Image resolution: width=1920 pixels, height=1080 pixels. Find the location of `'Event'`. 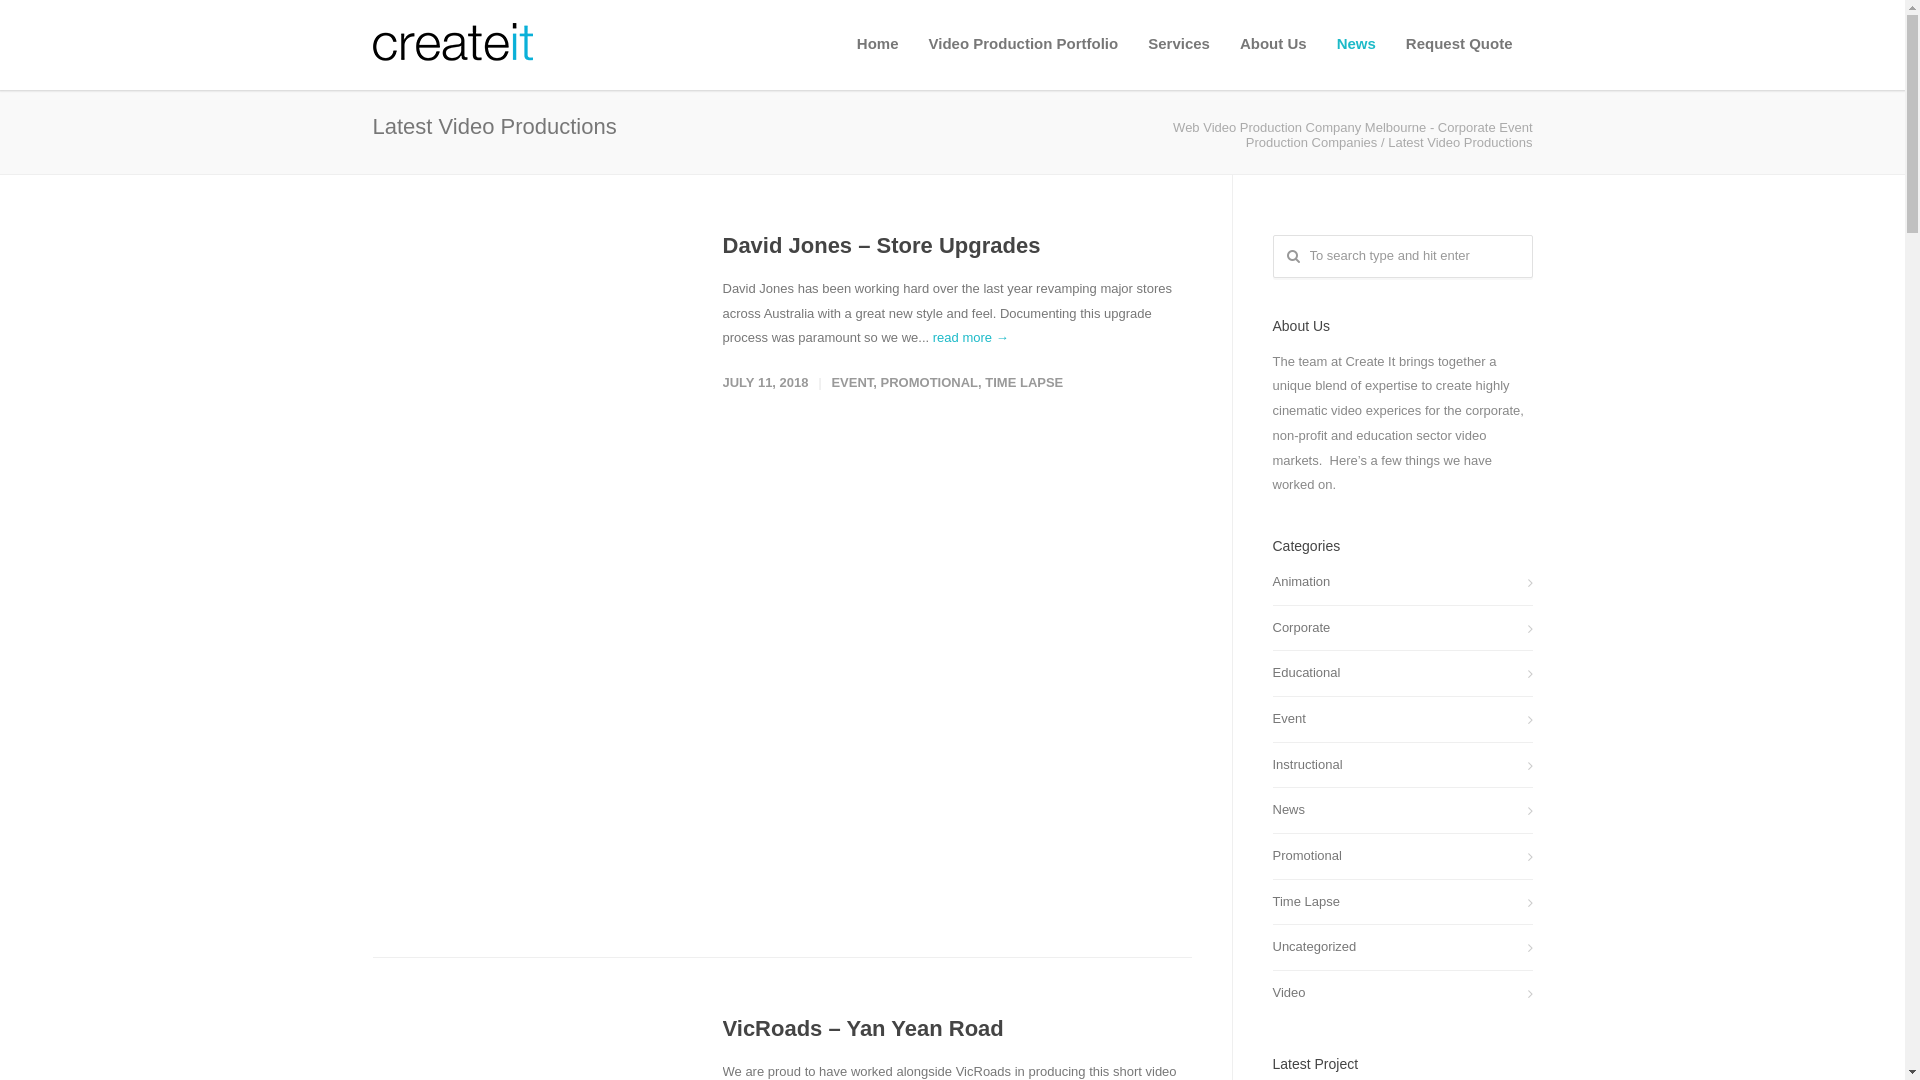

'Event' is located at coordinates (1271, 718).